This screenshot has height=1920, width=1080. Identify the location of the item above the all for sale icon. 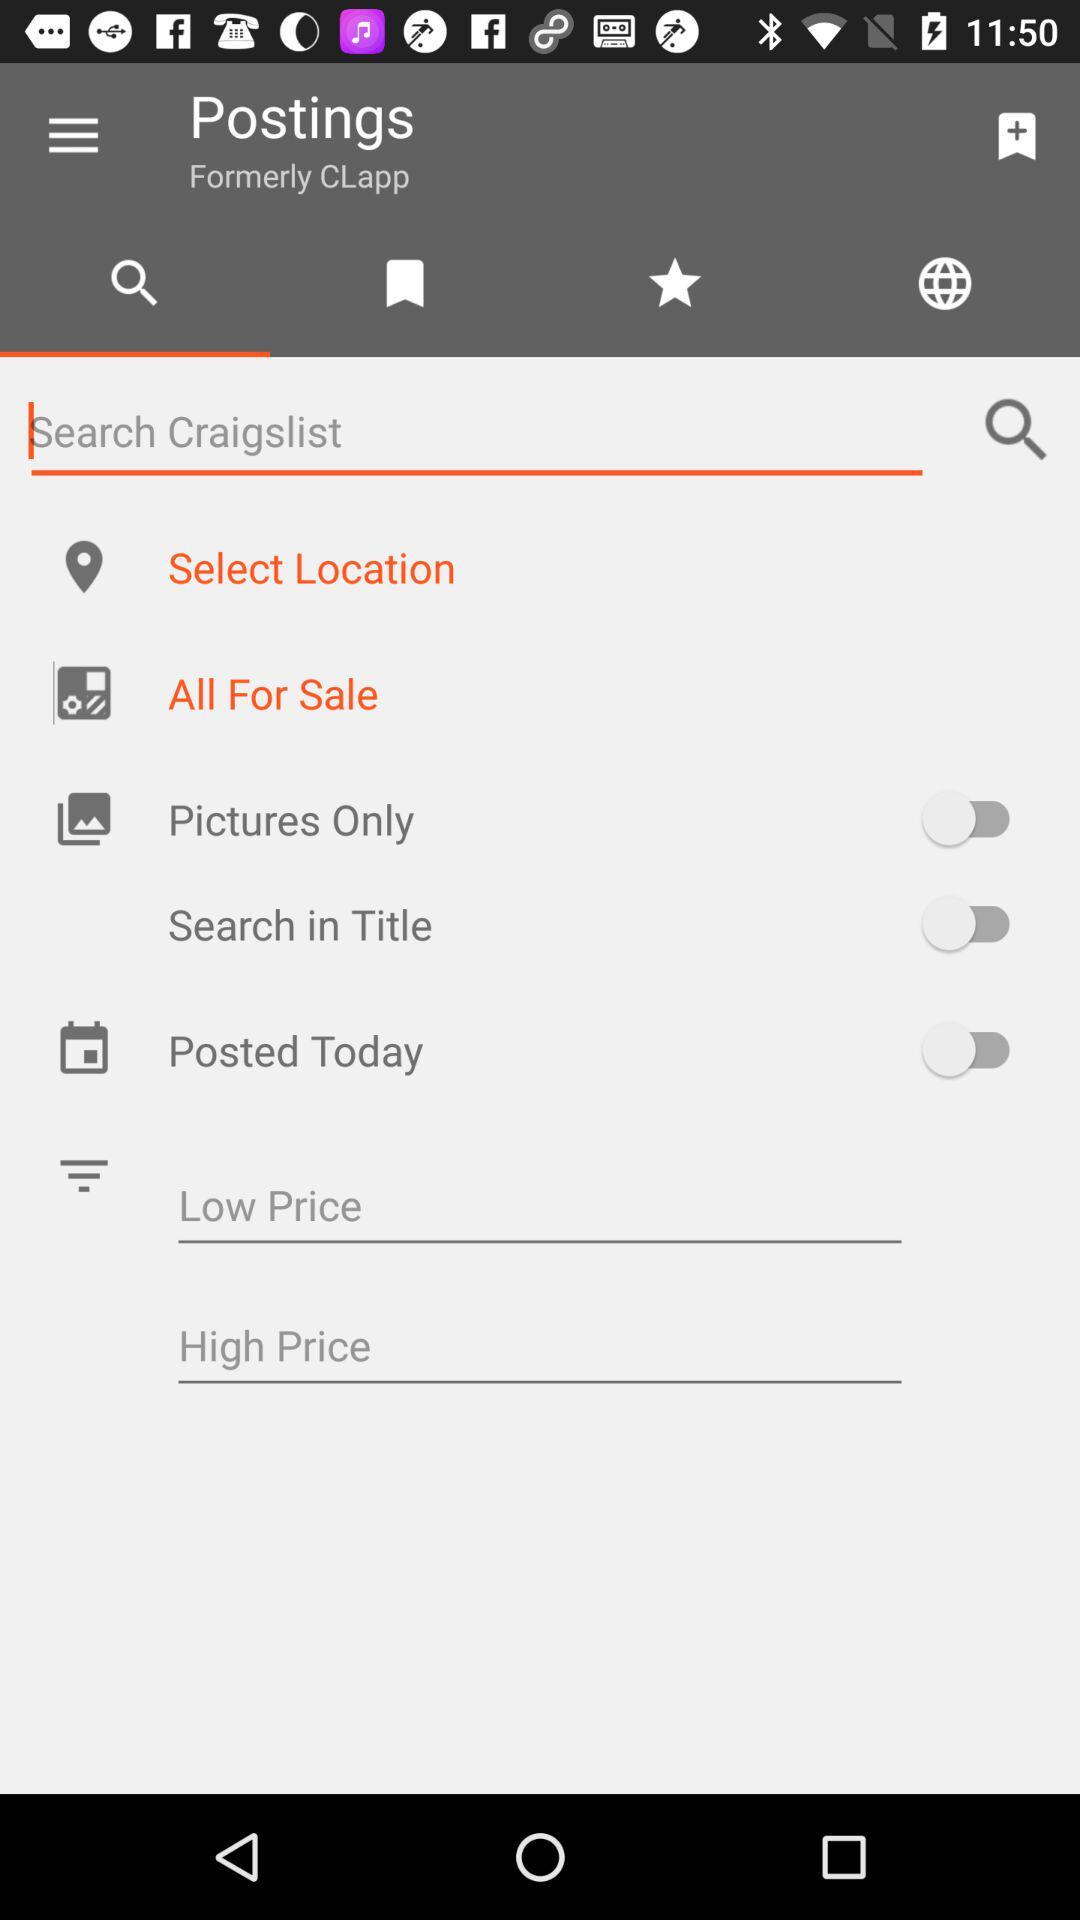
(601, 565).